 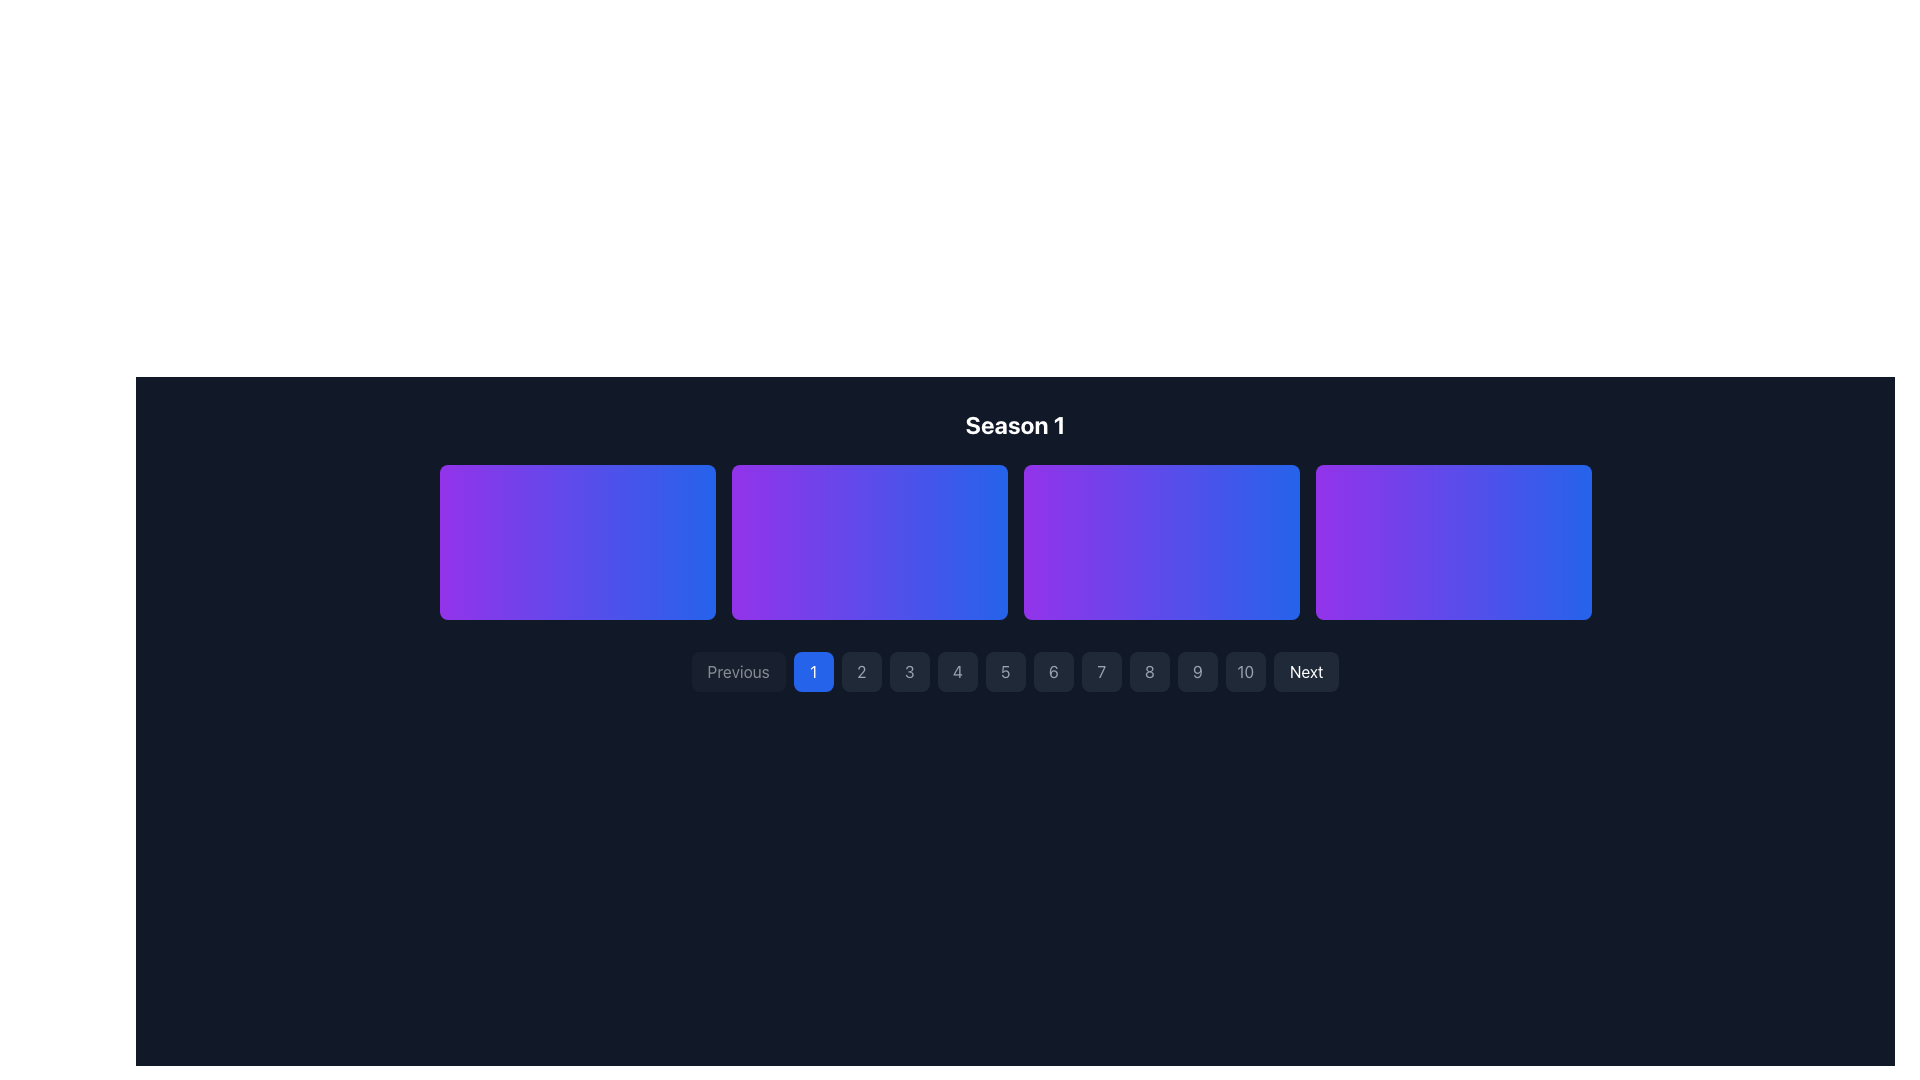 What do you see at coordinates (1244, 672) in the screenshot?
I see `the rectangular button labeled '10' with a dark gray background located in the bottom horizontal navigation bar` at bounding box center [1244, 672].